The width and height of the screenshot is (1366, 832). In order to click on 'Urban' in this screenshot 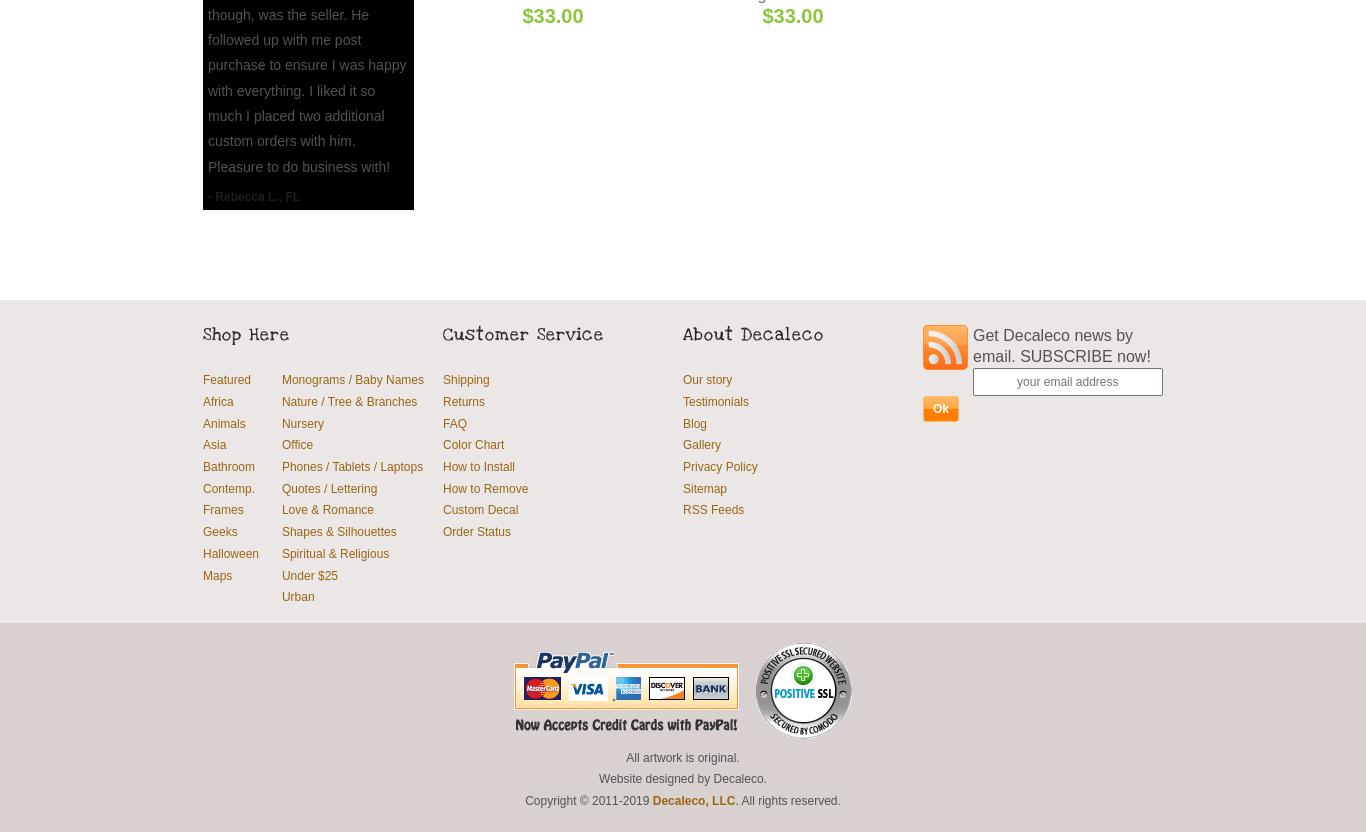, I will do `click(297, 595)`.